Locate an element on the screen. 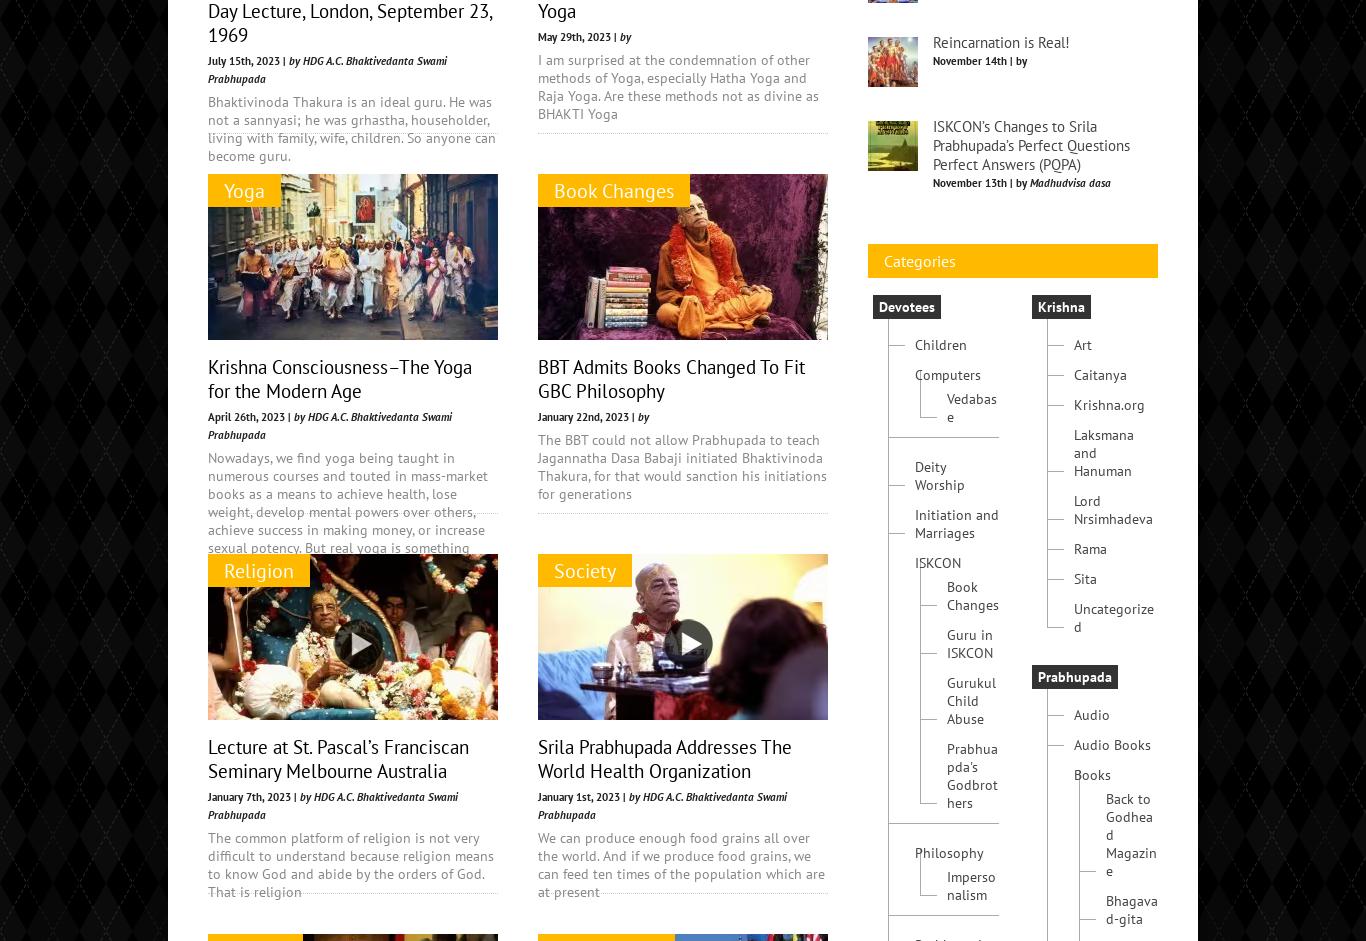 The height and width of the screenshot is (941, 1366). 'Prabhupada' is located at coordinates (1037, 826).